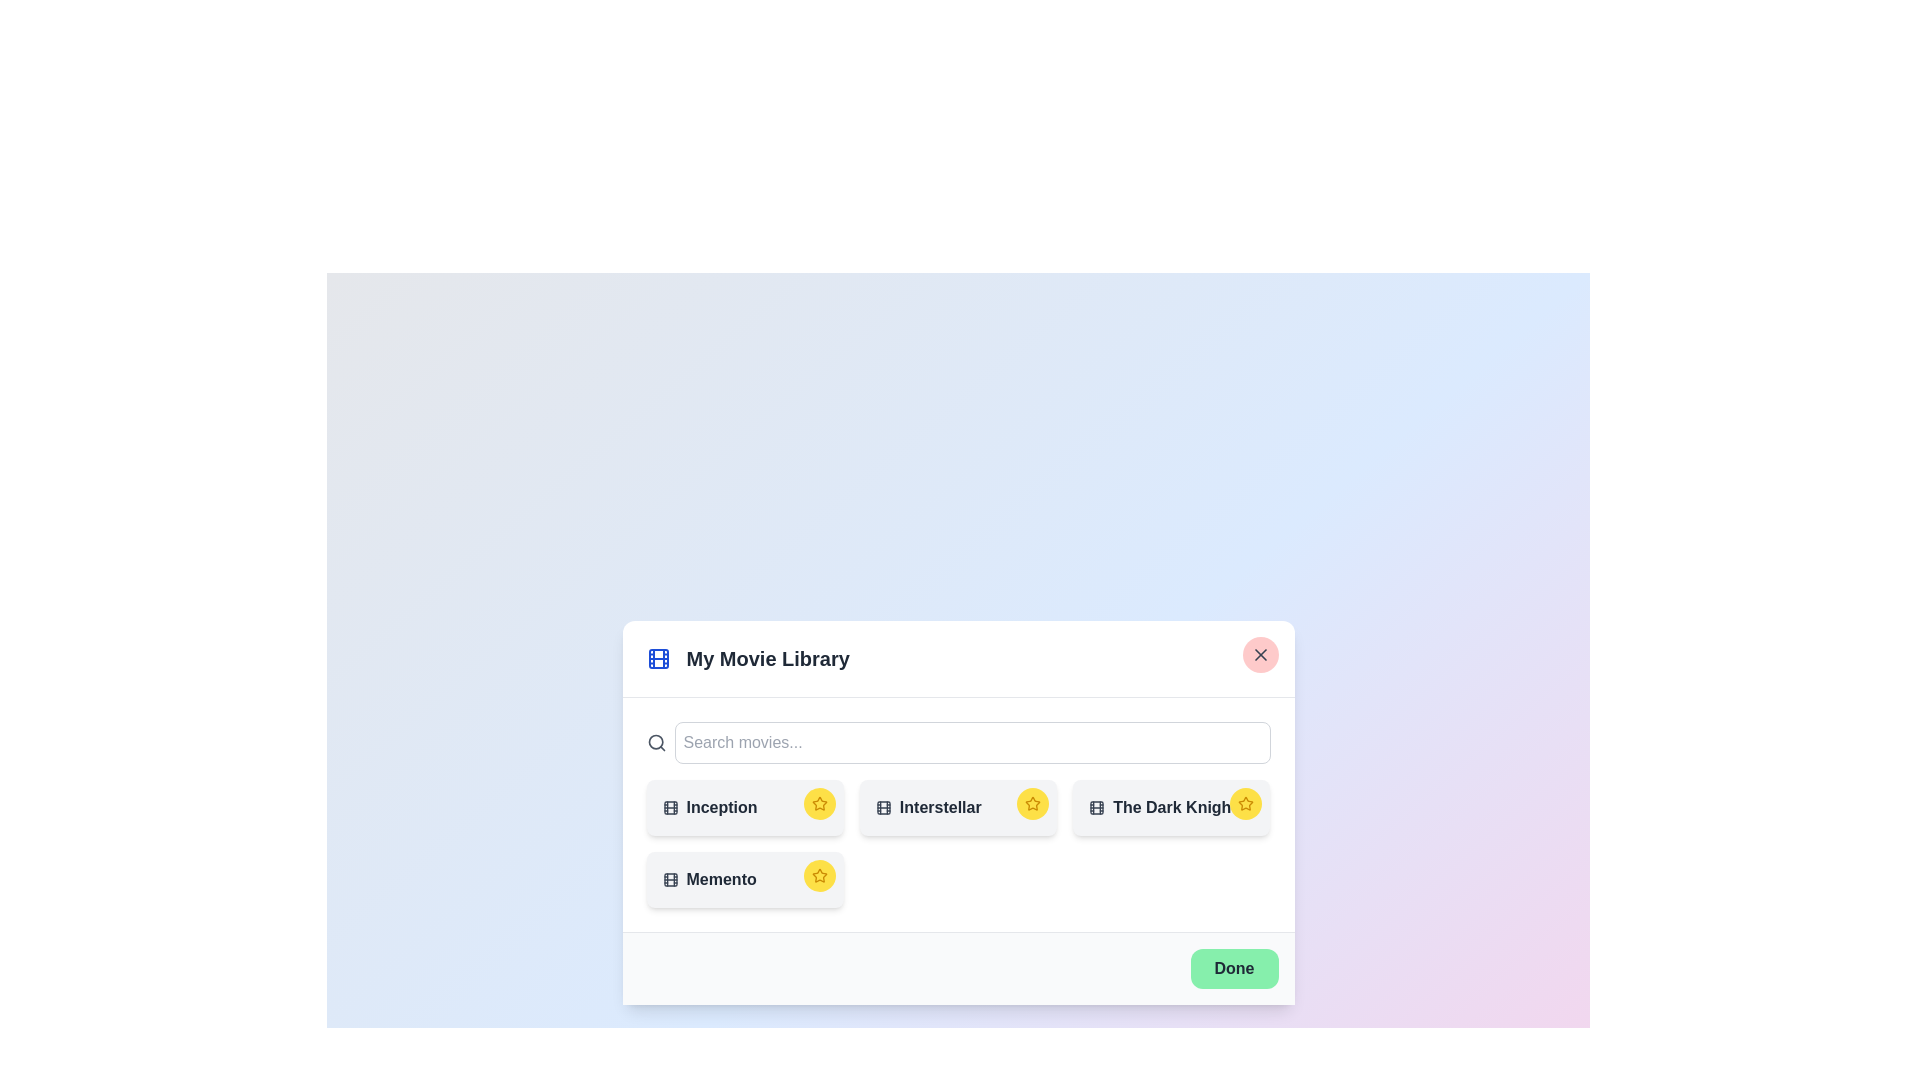  Describe the element at coordinates (744, 806) in the screenshot. I see `text content of the movie title label located centrally in the component that groups movie titles, positioned as the first item in the list next to a yellow star icon` at that location.